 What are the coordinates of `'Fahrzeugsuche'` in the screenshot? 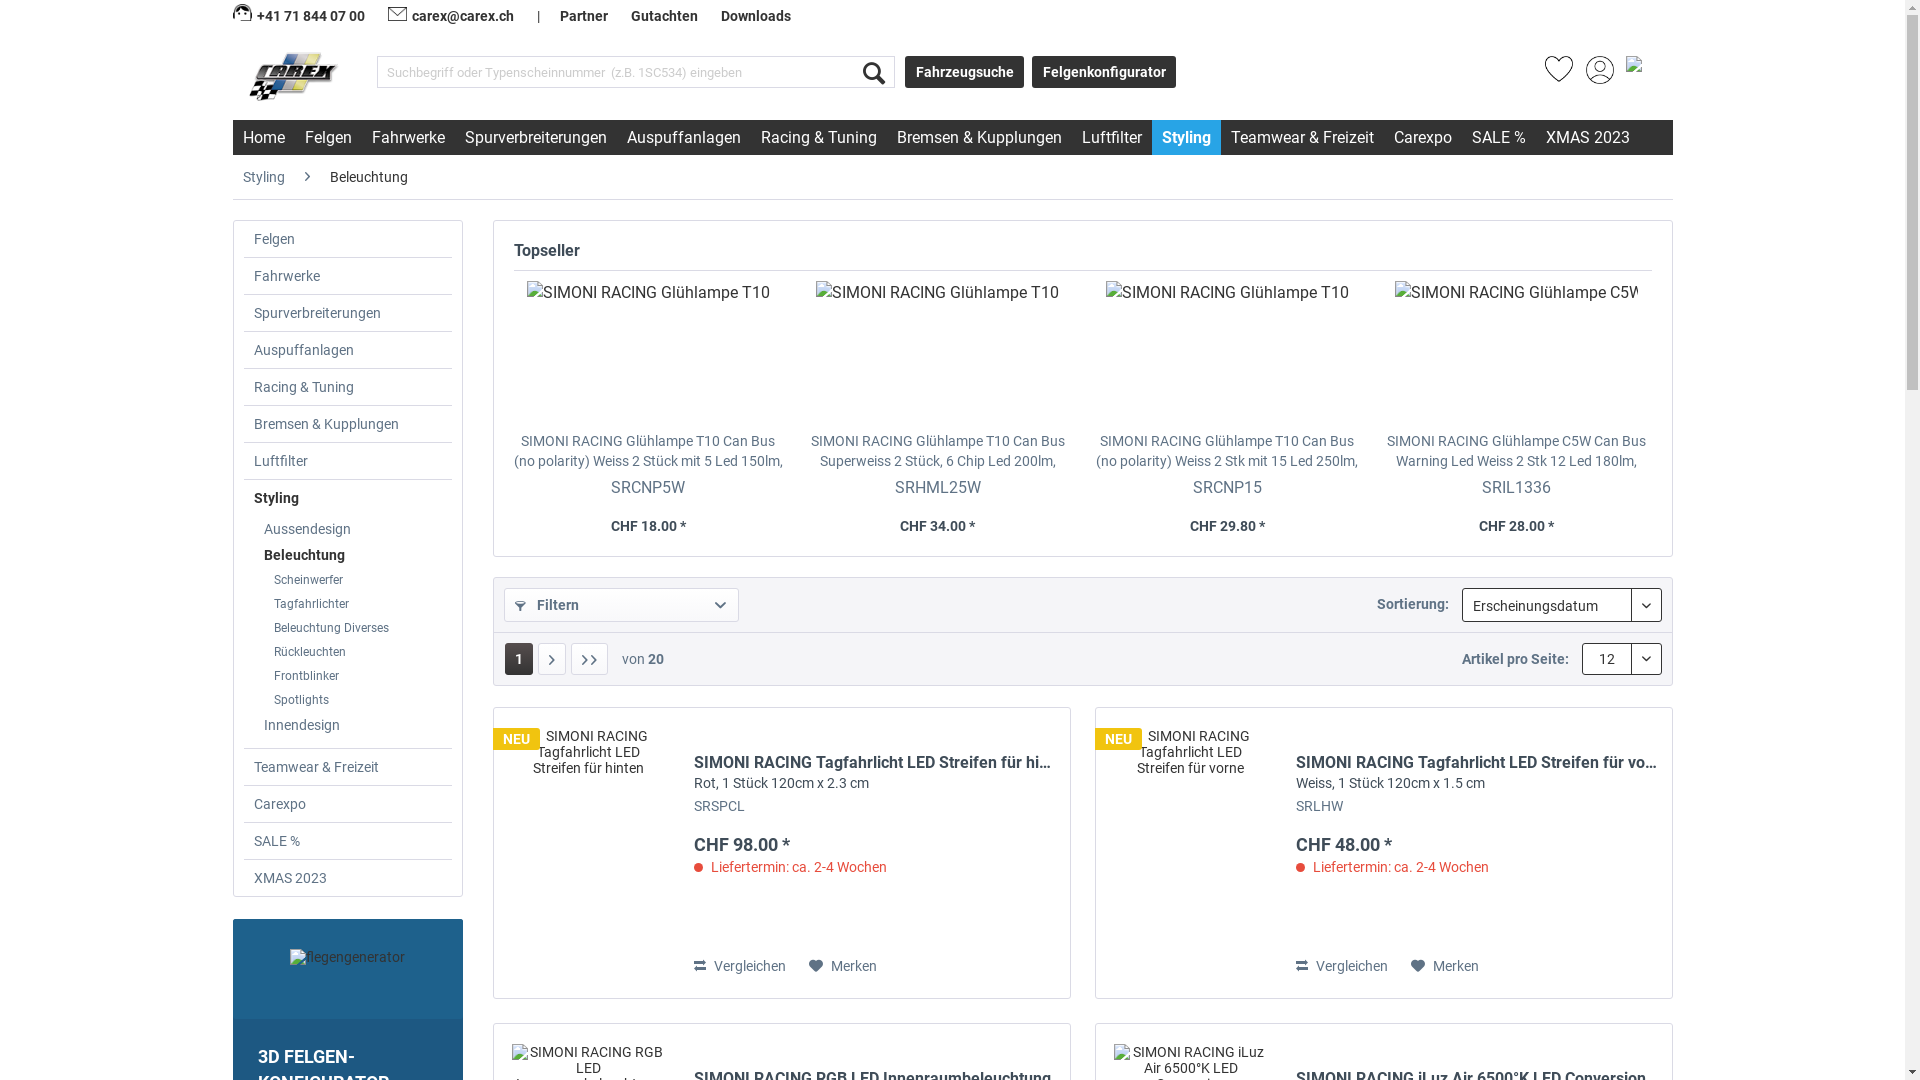 It's located at (904, 71).